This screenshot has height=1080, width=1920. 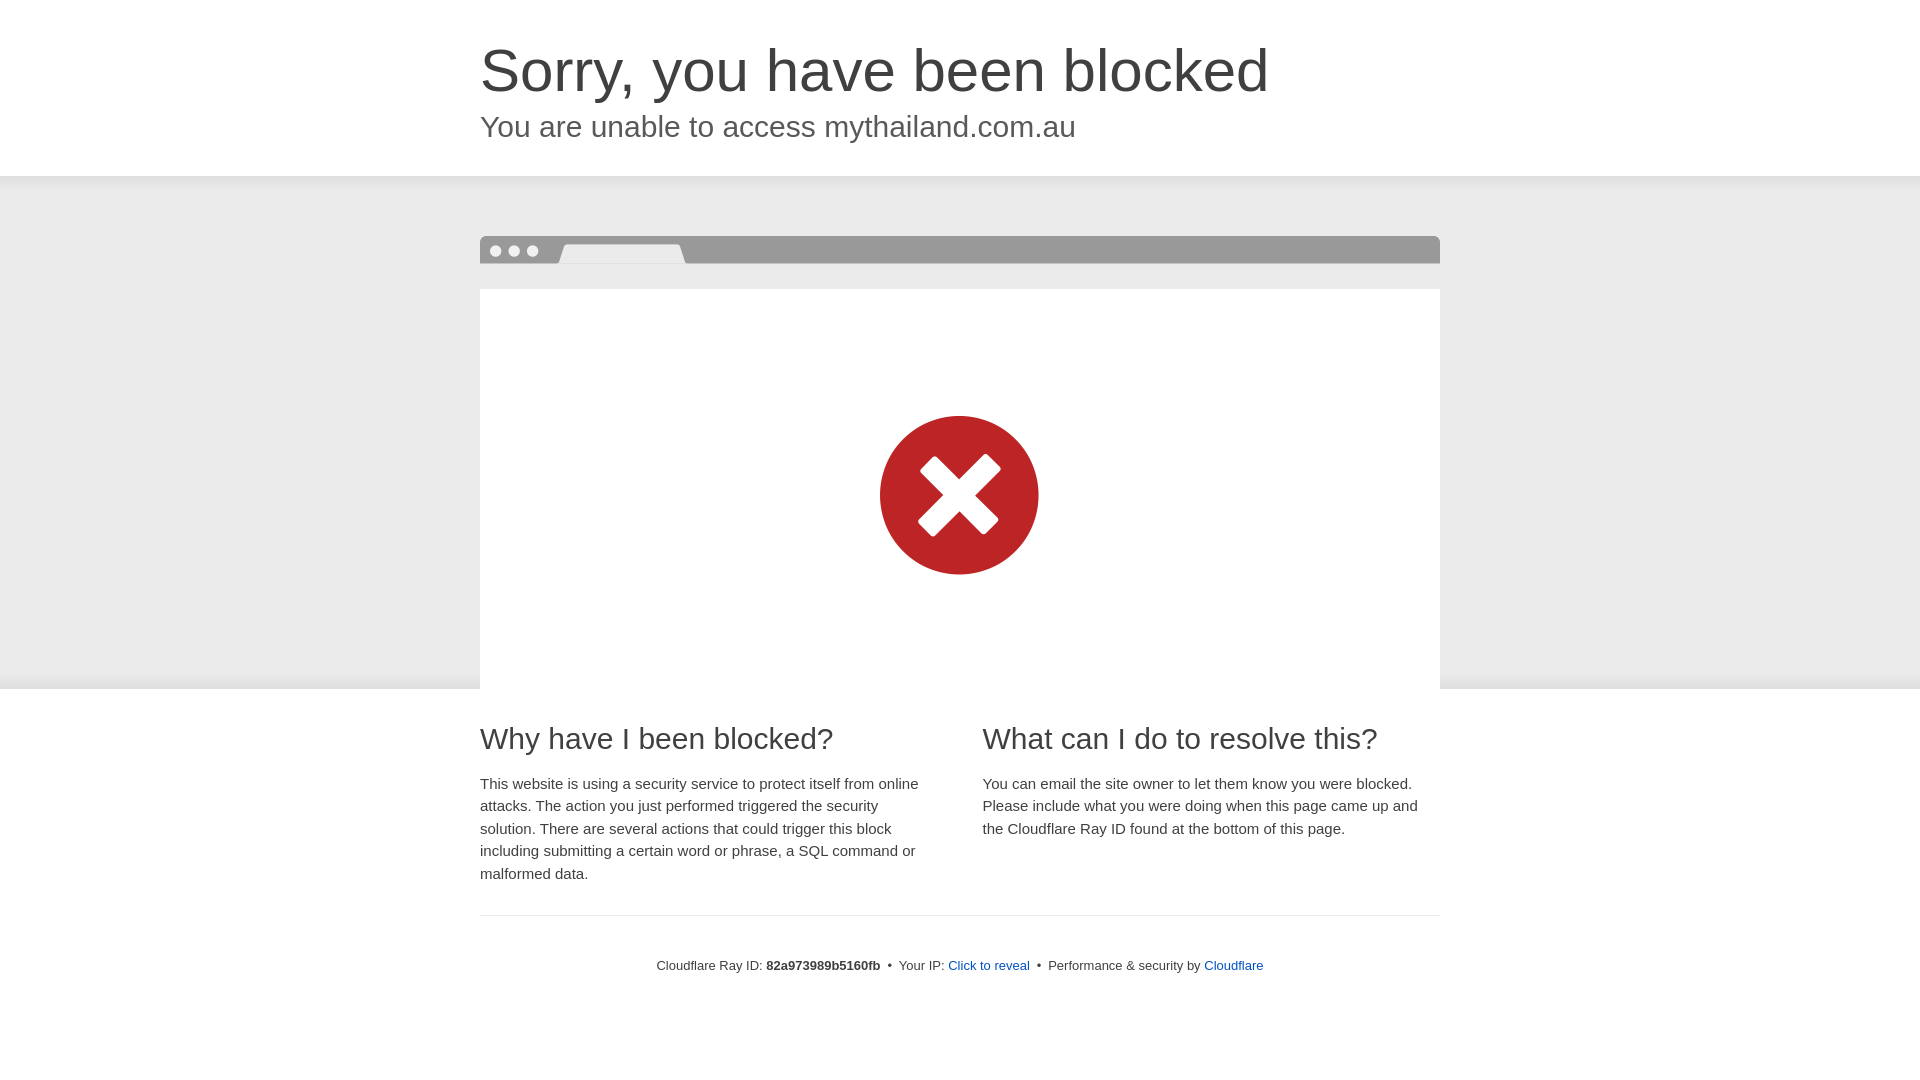 What do you see at coordinates (988, 964) in the screenshot?
I see `'Click to reveal'` at bounding box center [988, 964].